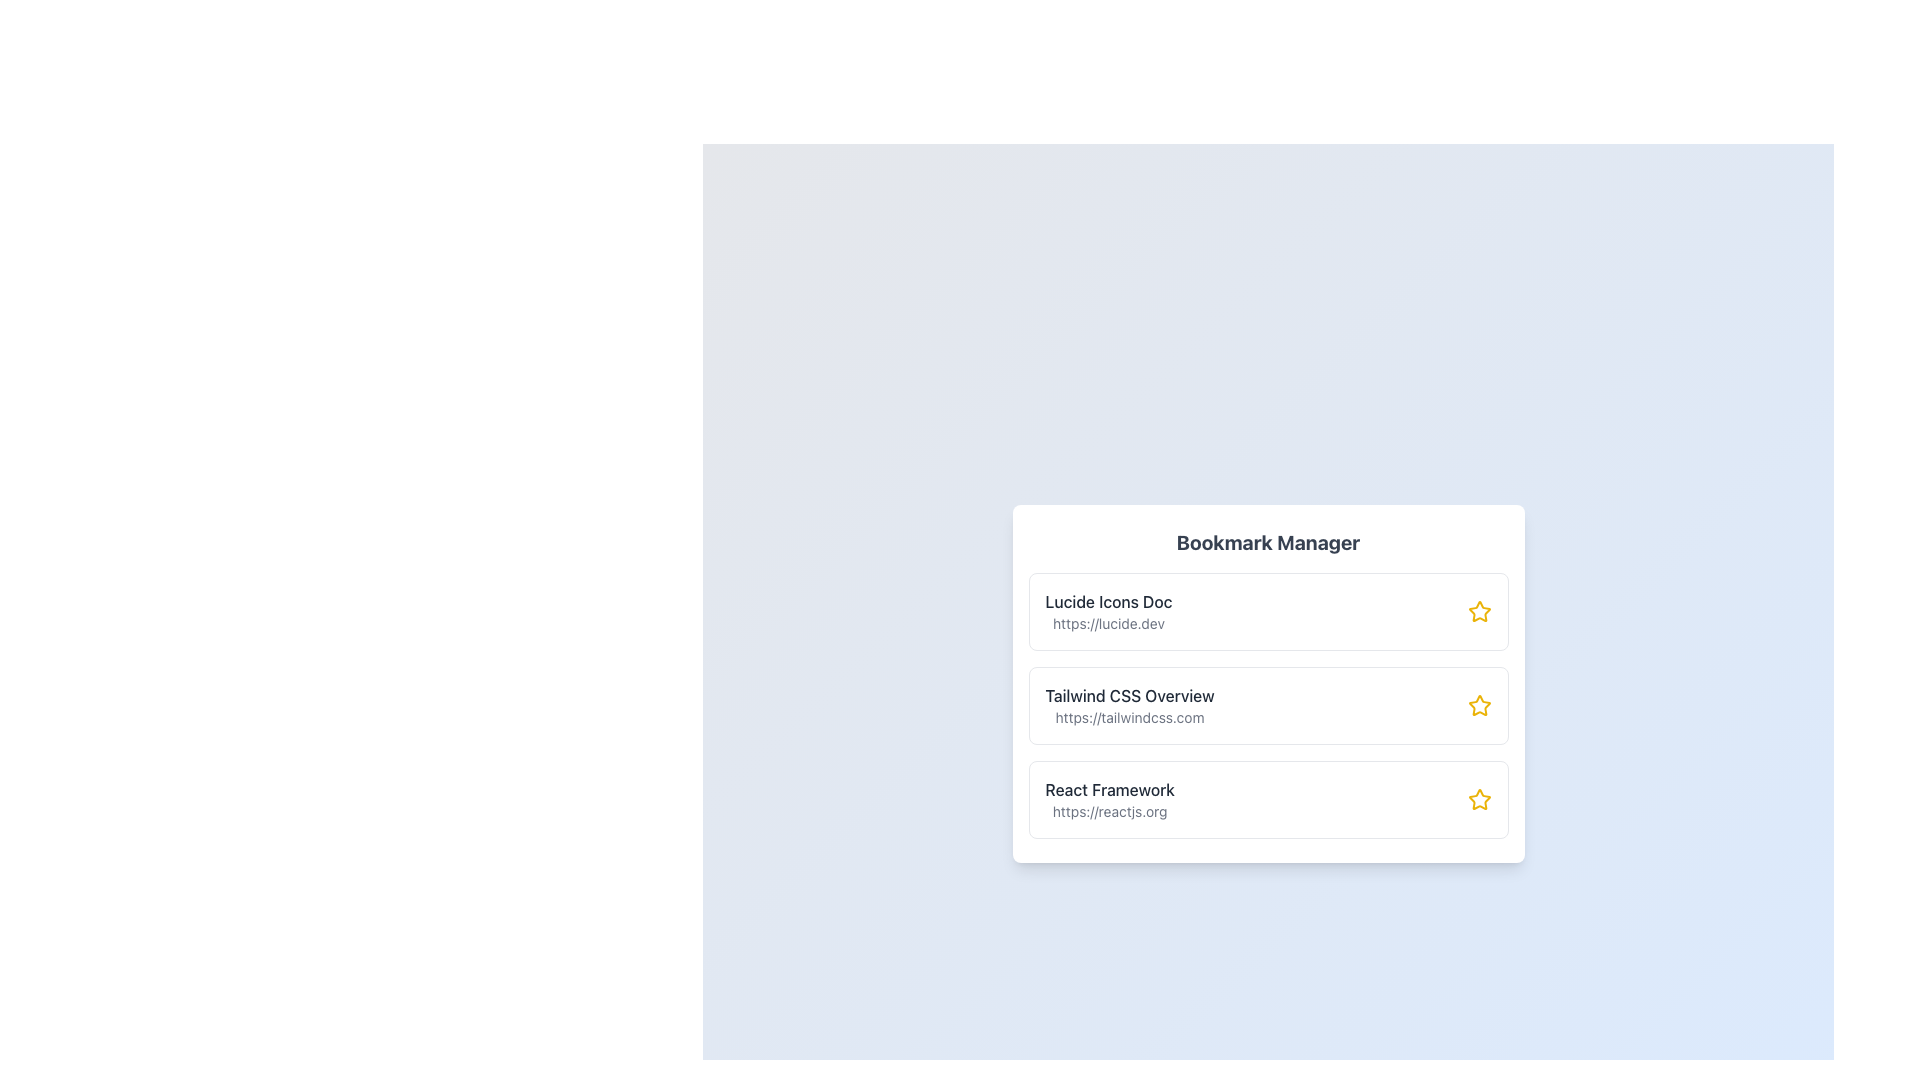 The height and width of the screenshot is (1080, 1920). What do you see at coordinates (1107, 611) in the screenshot?
I see `the Textual Bookmark Entry labeled 'Lucide Icons Doc'` at bounding box center [1107, 611].